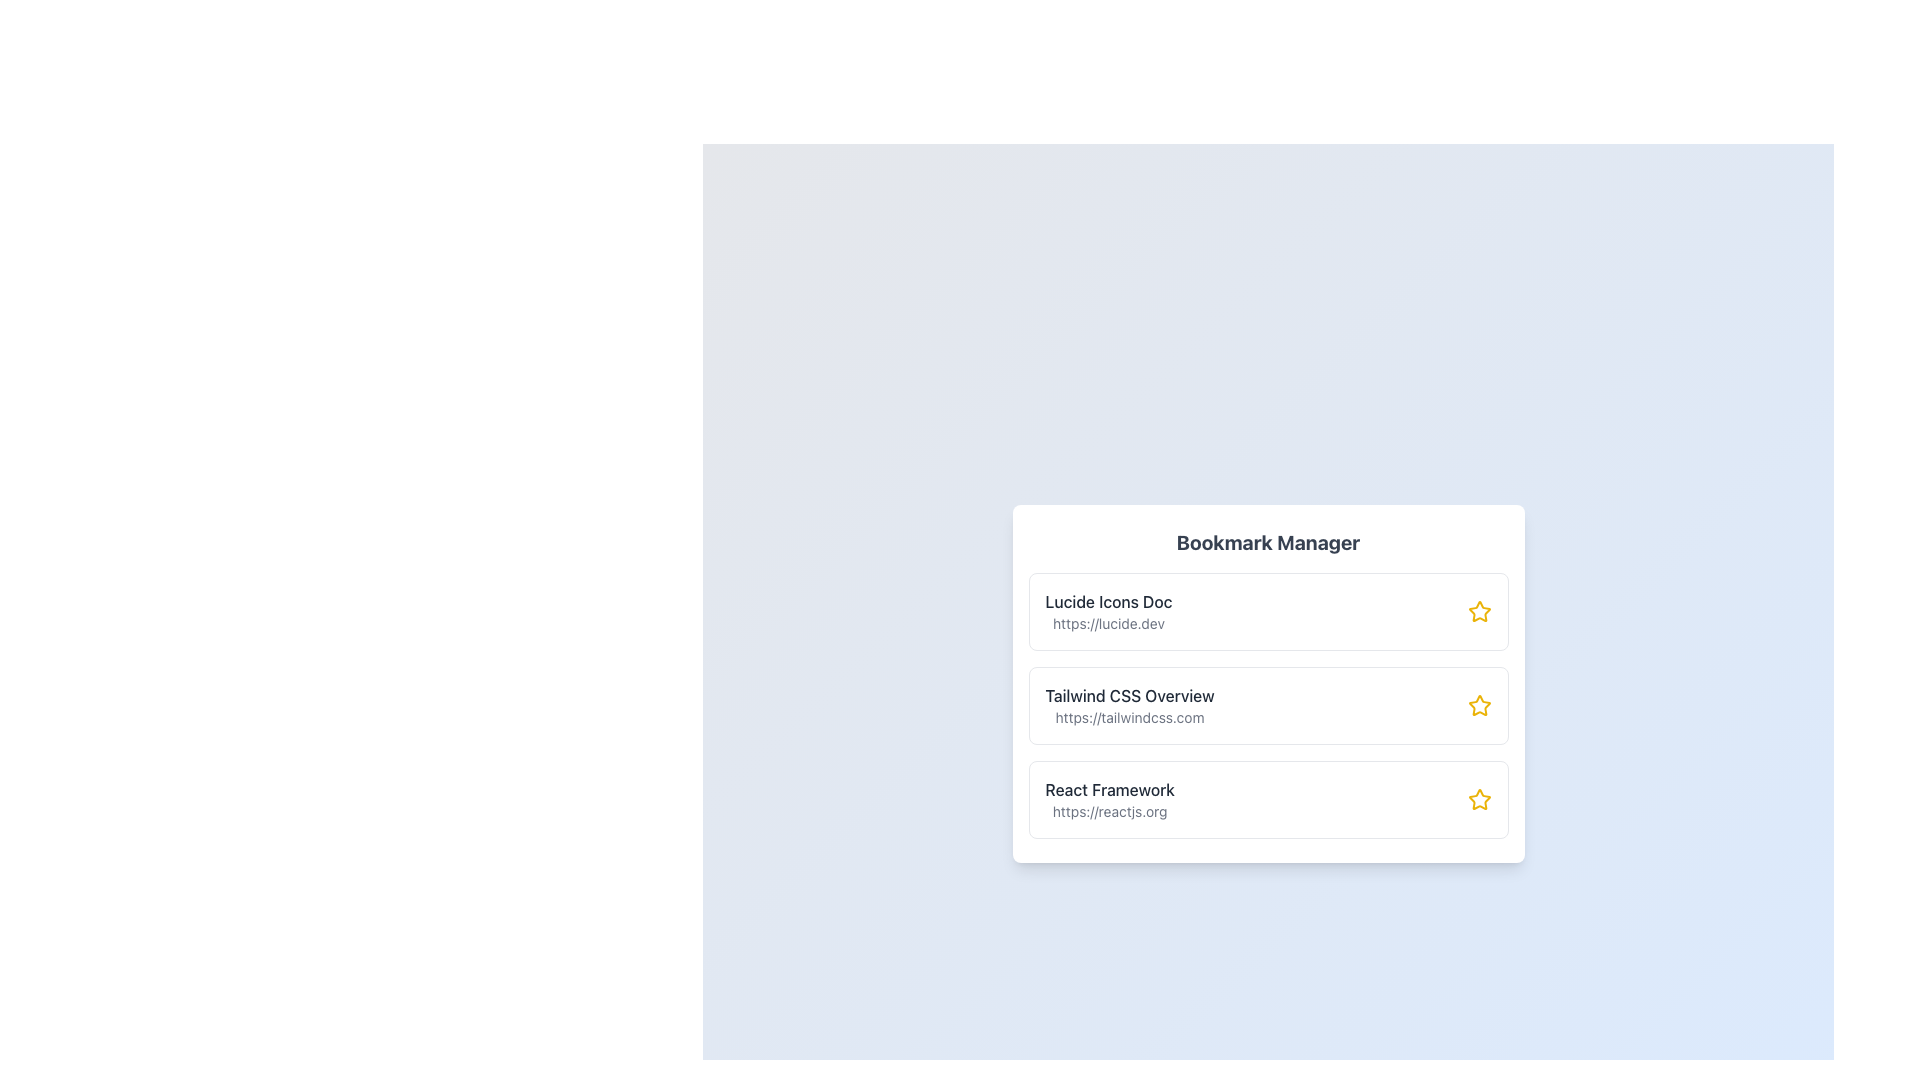 The height and width of the screenshot is (1080, 1920). What do you see at coordinates (1107, 611) in the screenshot?
I see `the Textual Bookmark Entry labeled 'Lucide Icons Doc'` at bounding box center [1107, 611].